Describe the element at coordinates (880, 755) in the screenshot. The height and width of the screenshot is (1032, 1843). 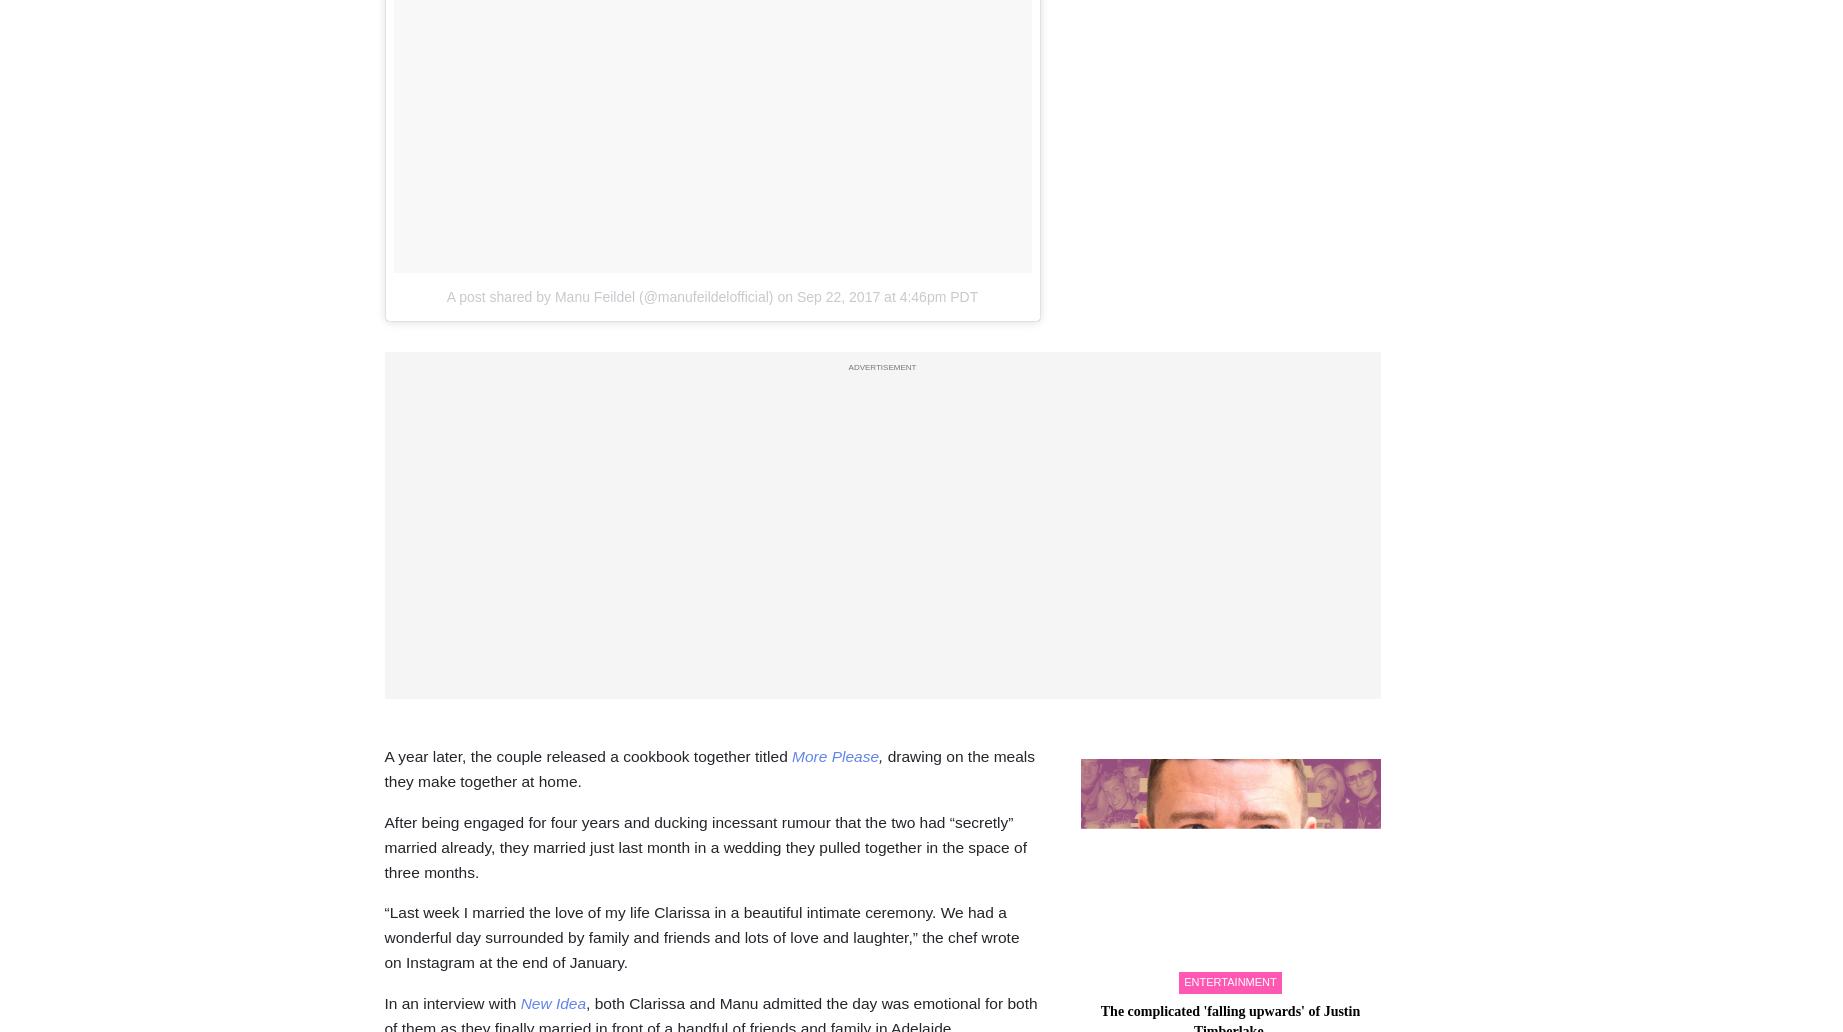
I see `','` at that location.